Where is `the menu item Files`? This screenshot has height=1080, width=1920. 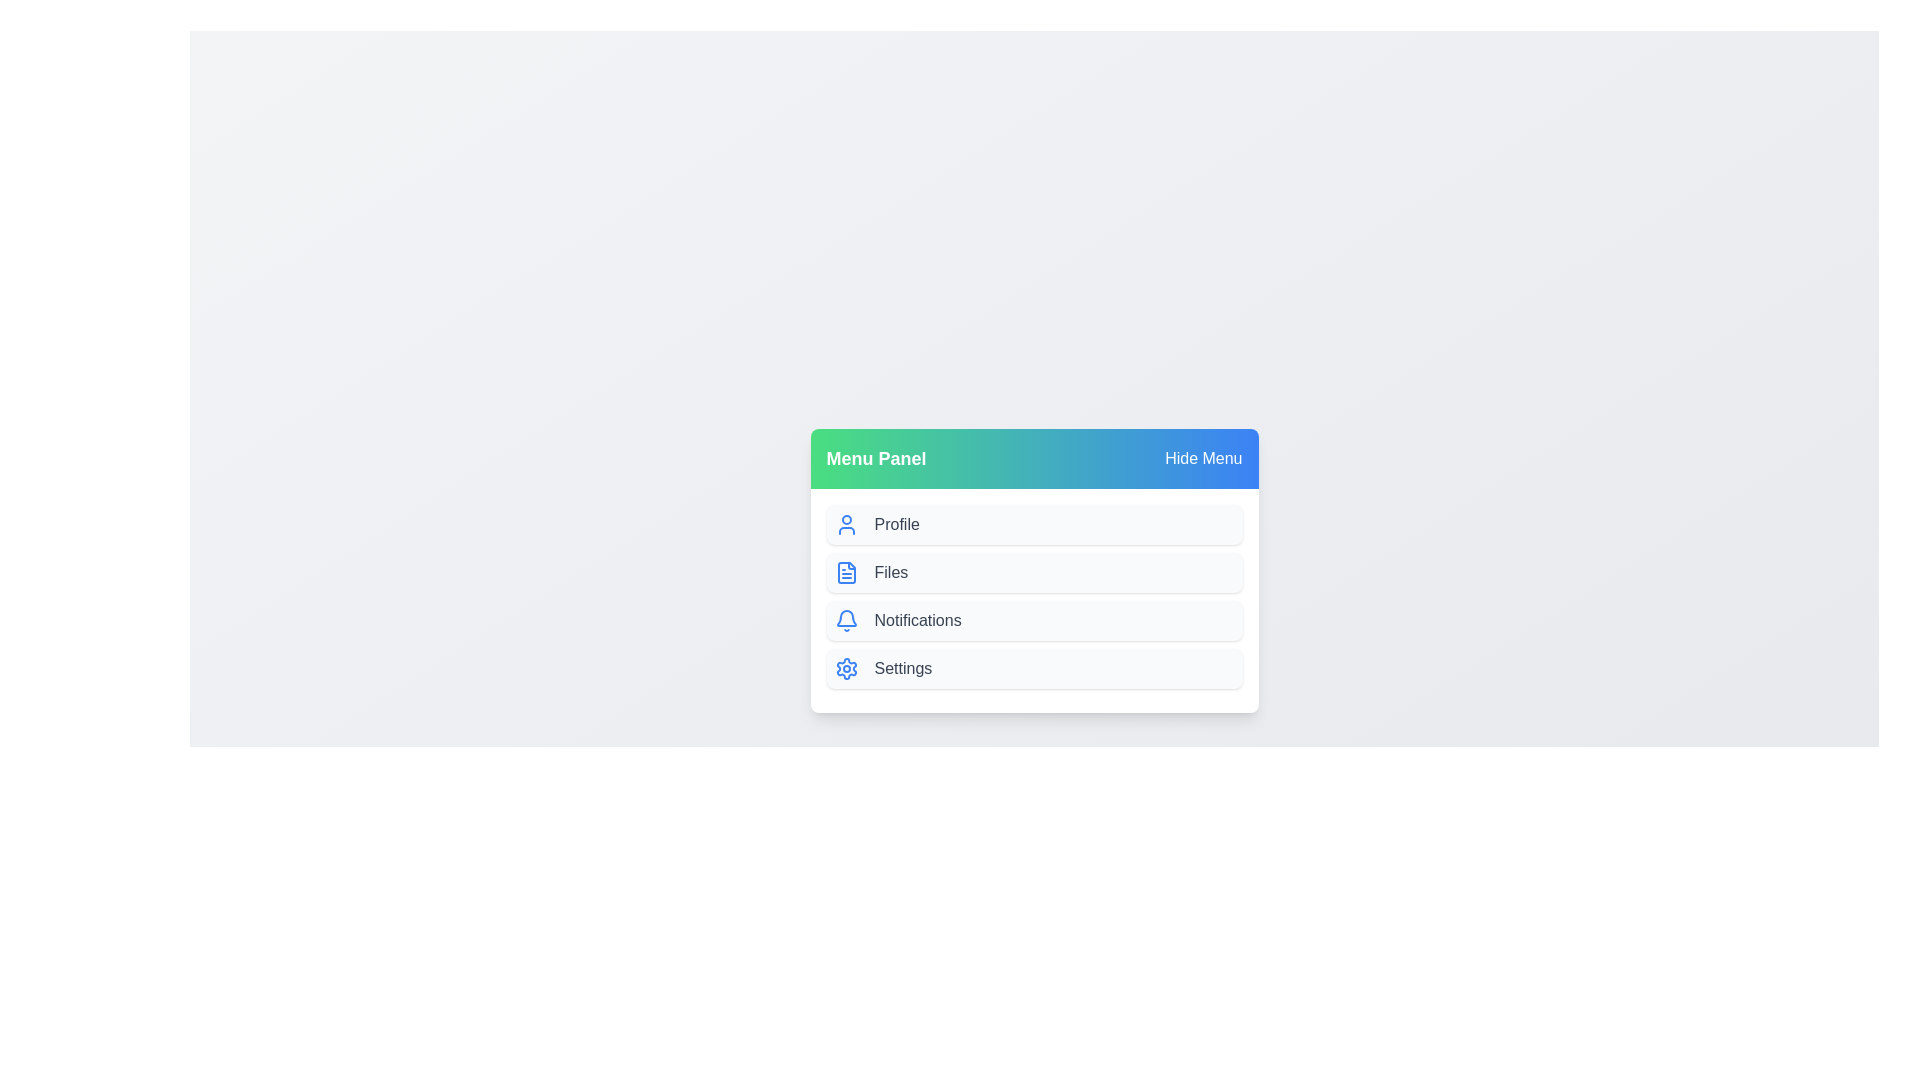
the menu item Files is located at coordinates (1034, 573).